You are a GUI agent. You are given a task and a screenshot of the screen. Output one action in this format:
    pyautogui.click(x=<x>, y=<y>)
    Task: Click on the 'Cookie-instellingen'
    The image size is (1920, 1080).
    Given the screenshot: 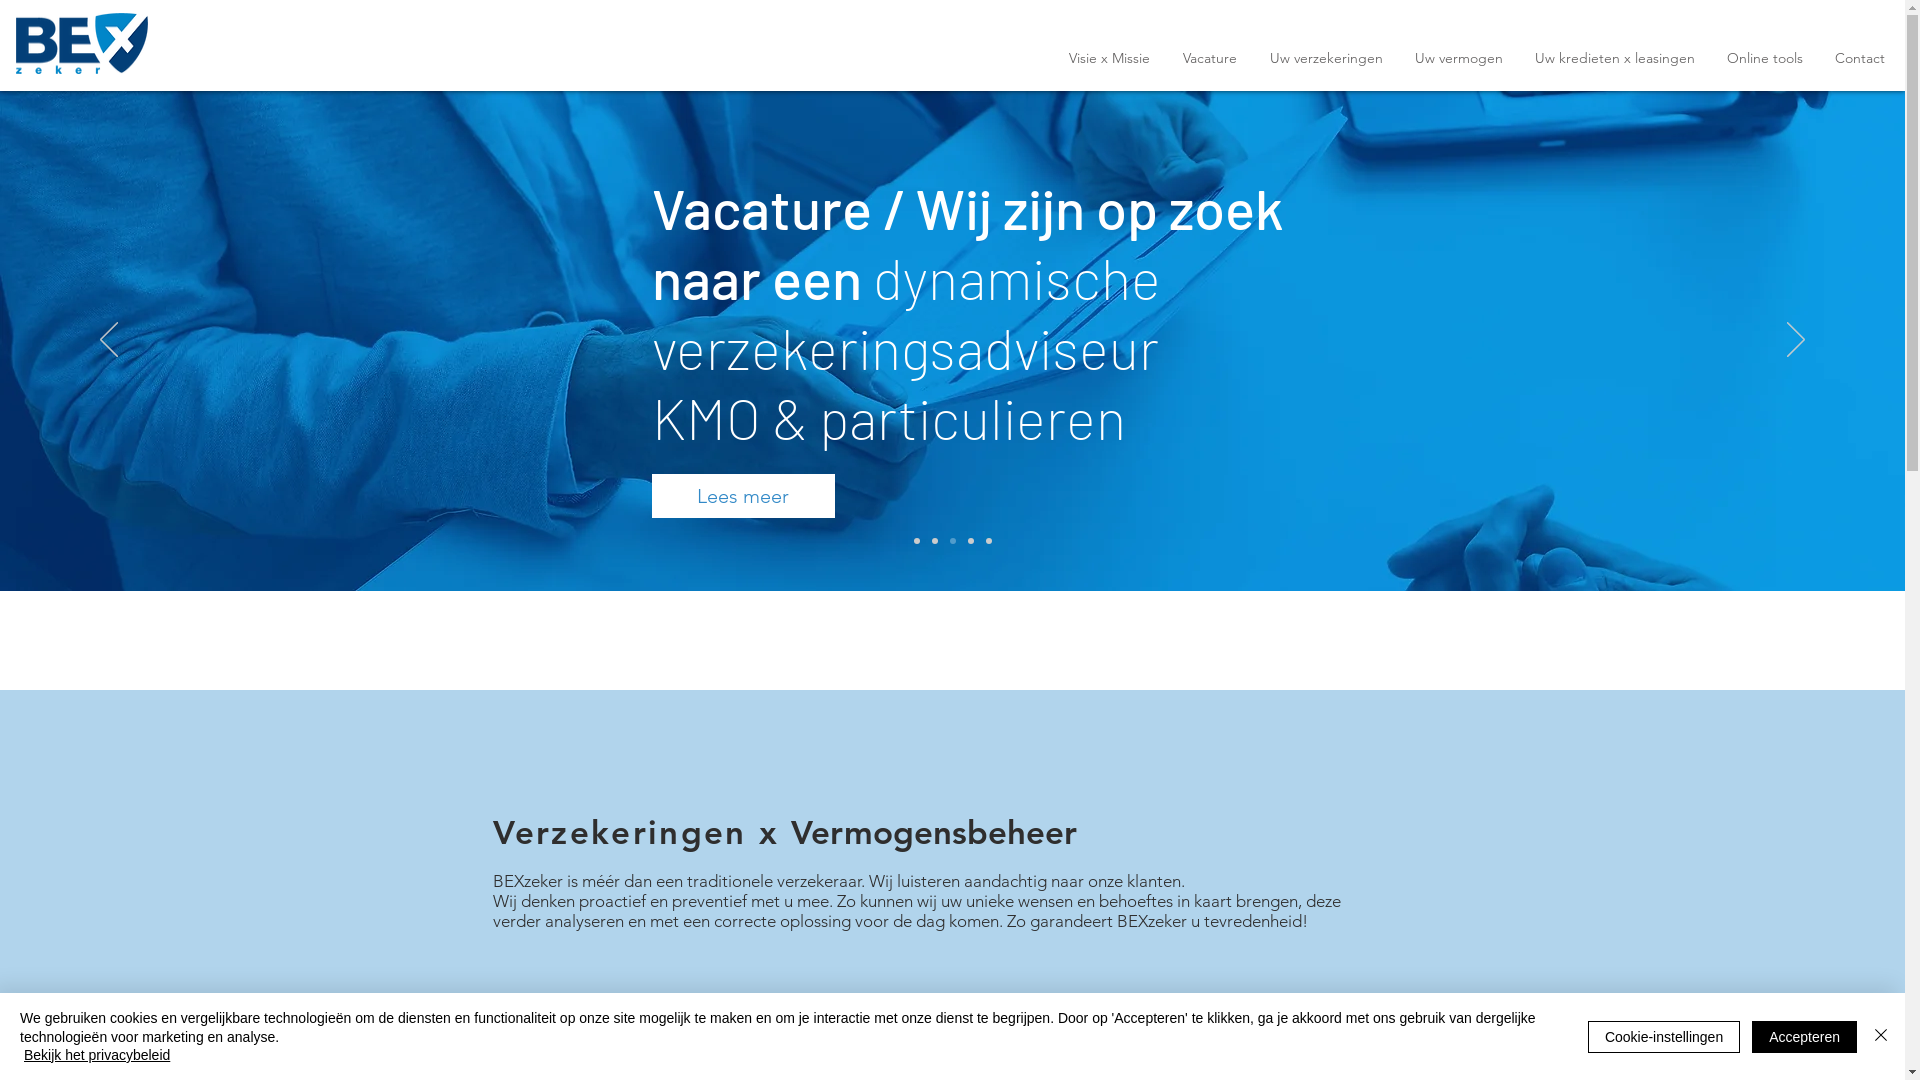 What is the action you would take?
    pyautogui.click(x=1664, y=1036)
    